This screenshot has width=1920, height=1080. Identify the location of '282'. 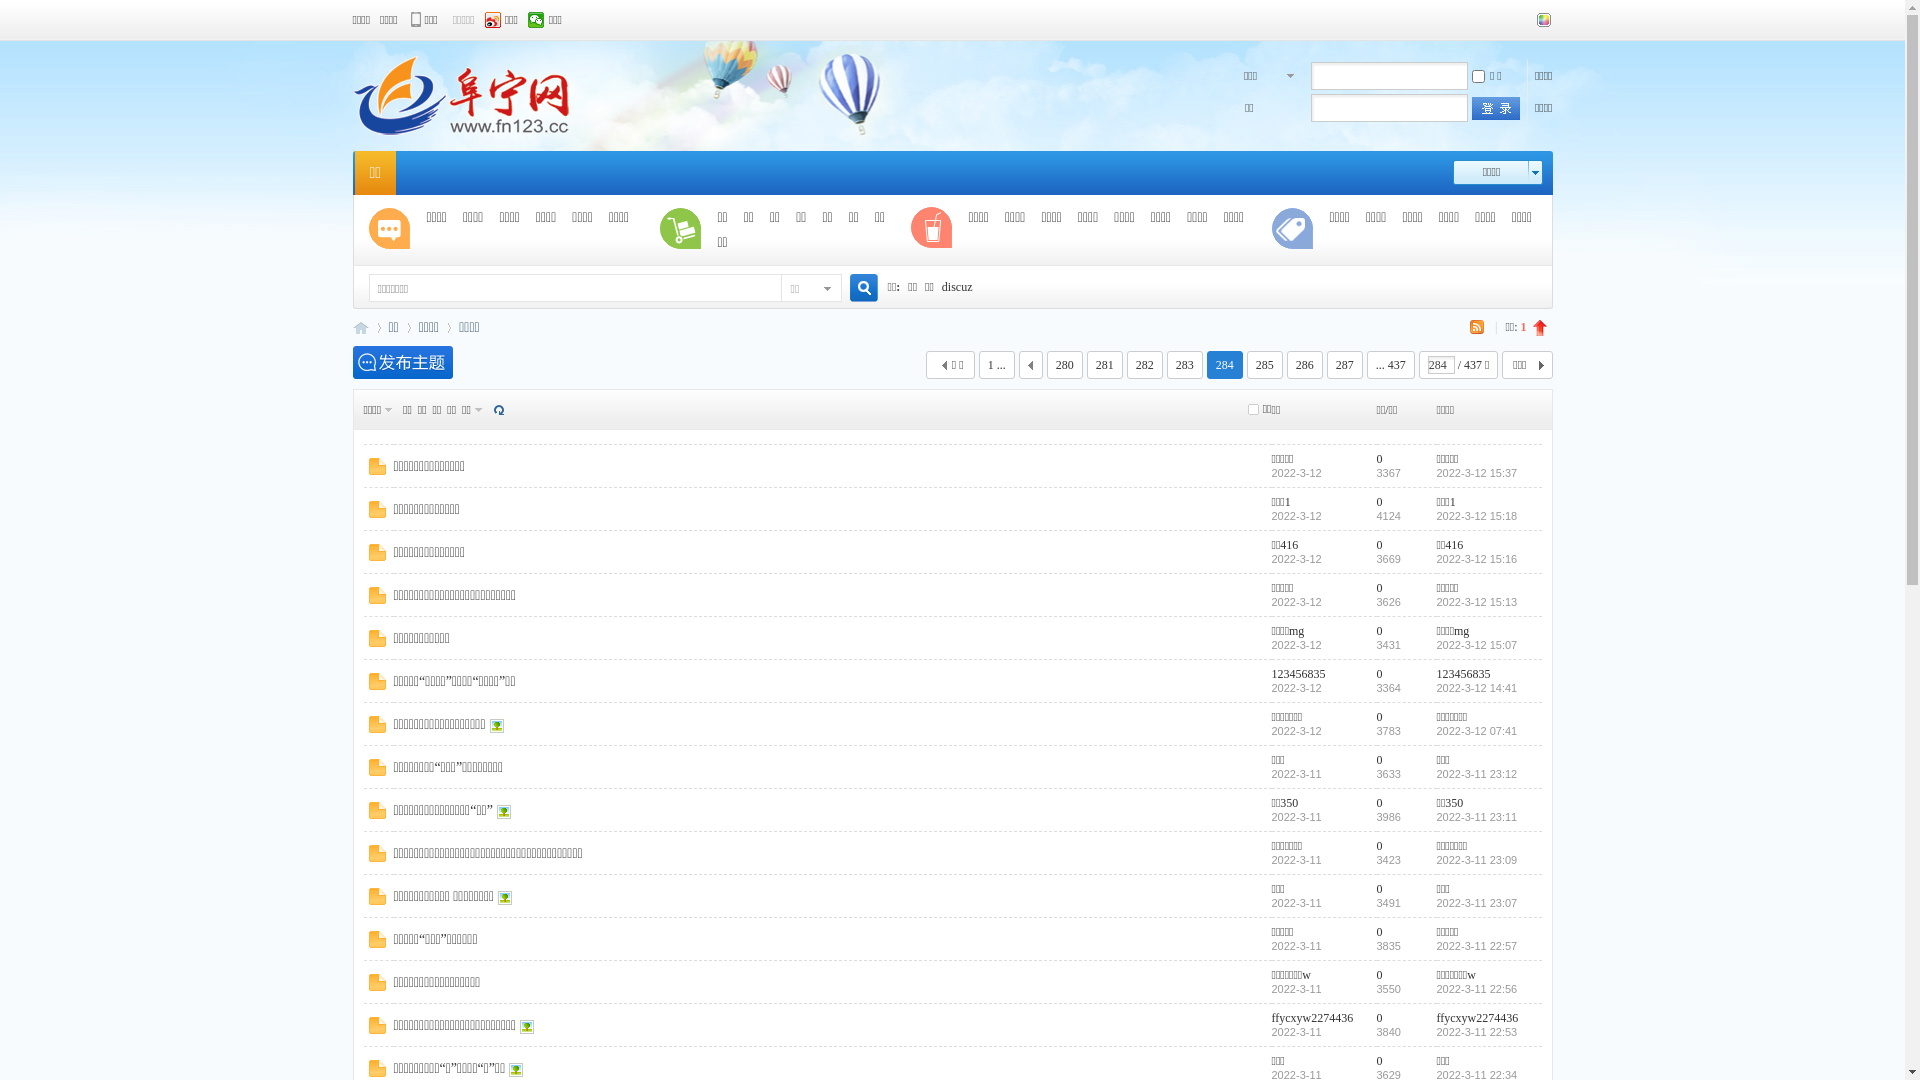
(1145, 365).